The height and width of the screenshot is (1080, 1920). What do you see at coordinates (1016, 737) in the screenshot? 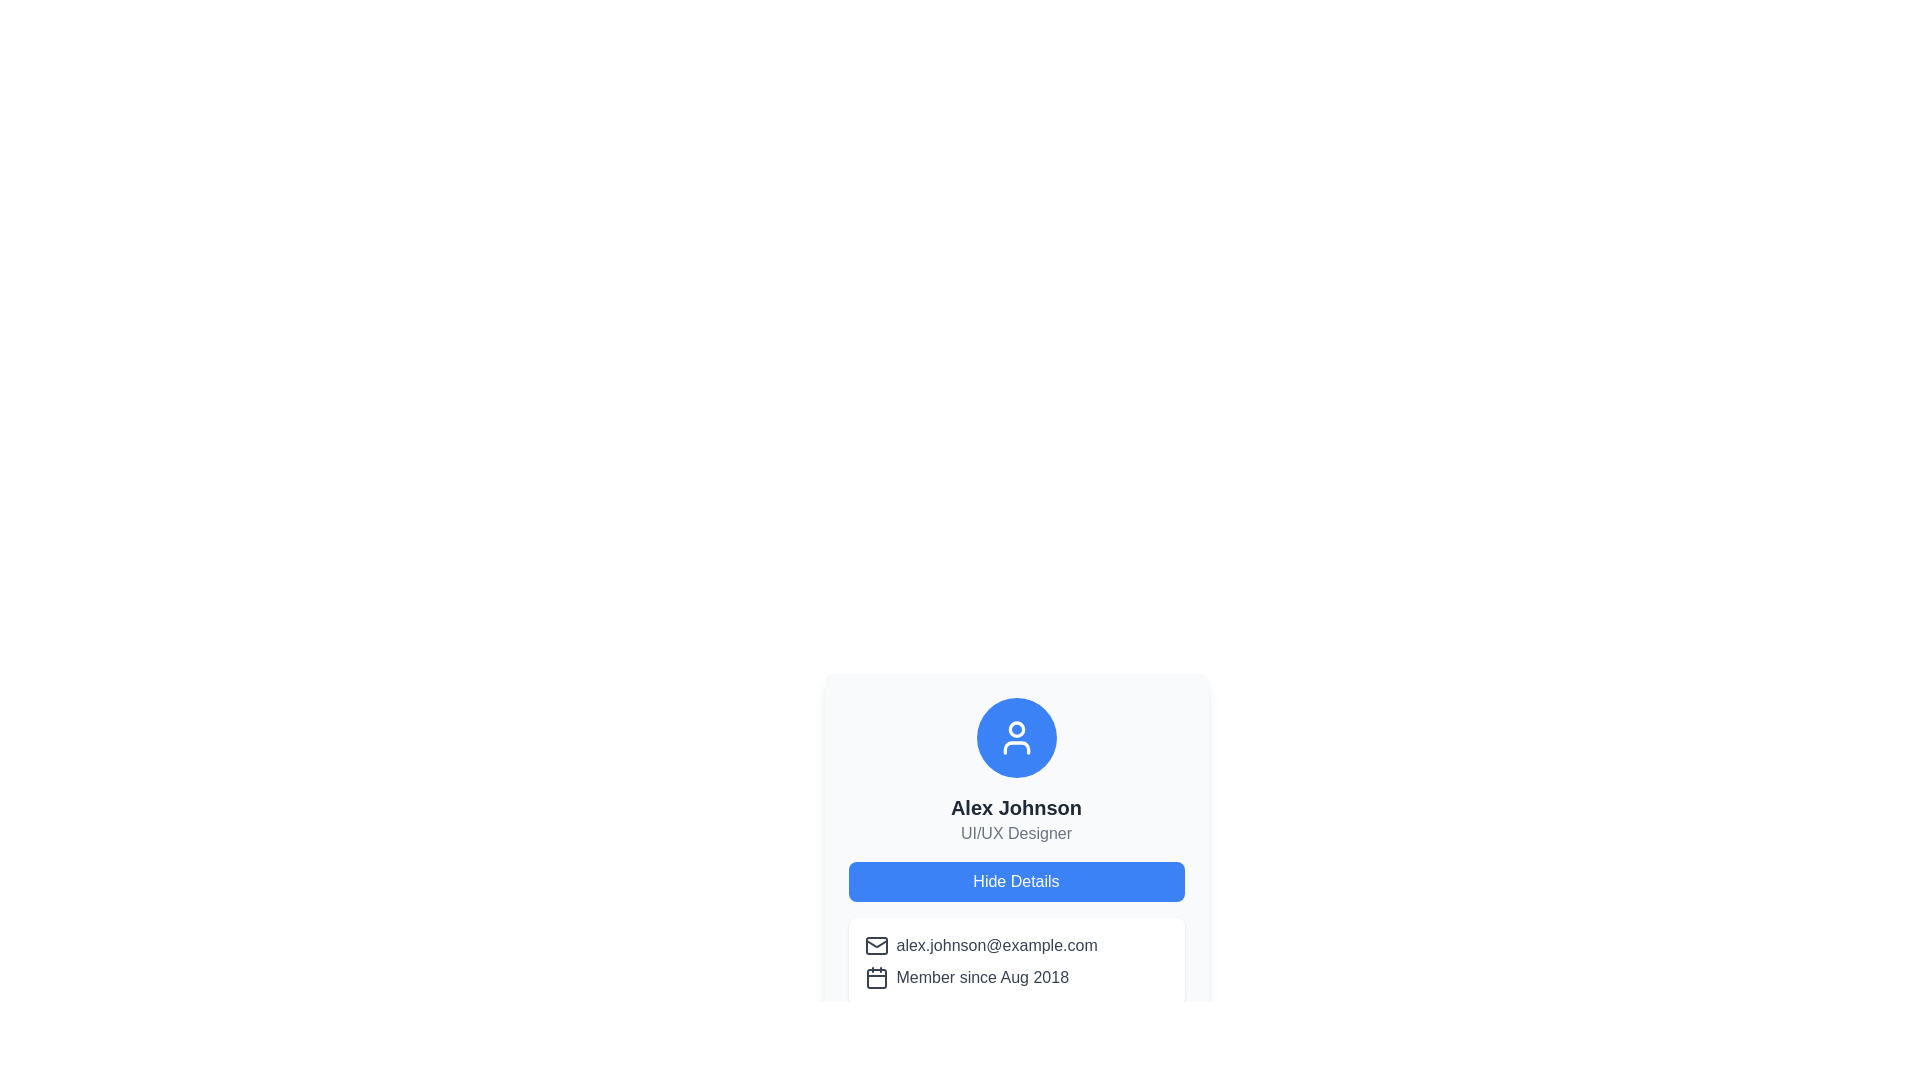
I see `the Circular avatar icon located at the top center of the profile card layout, directly above the text 'Alex Johnson' and 'UI/UX Designer', for visual context` at bounding box center [1016, 737].